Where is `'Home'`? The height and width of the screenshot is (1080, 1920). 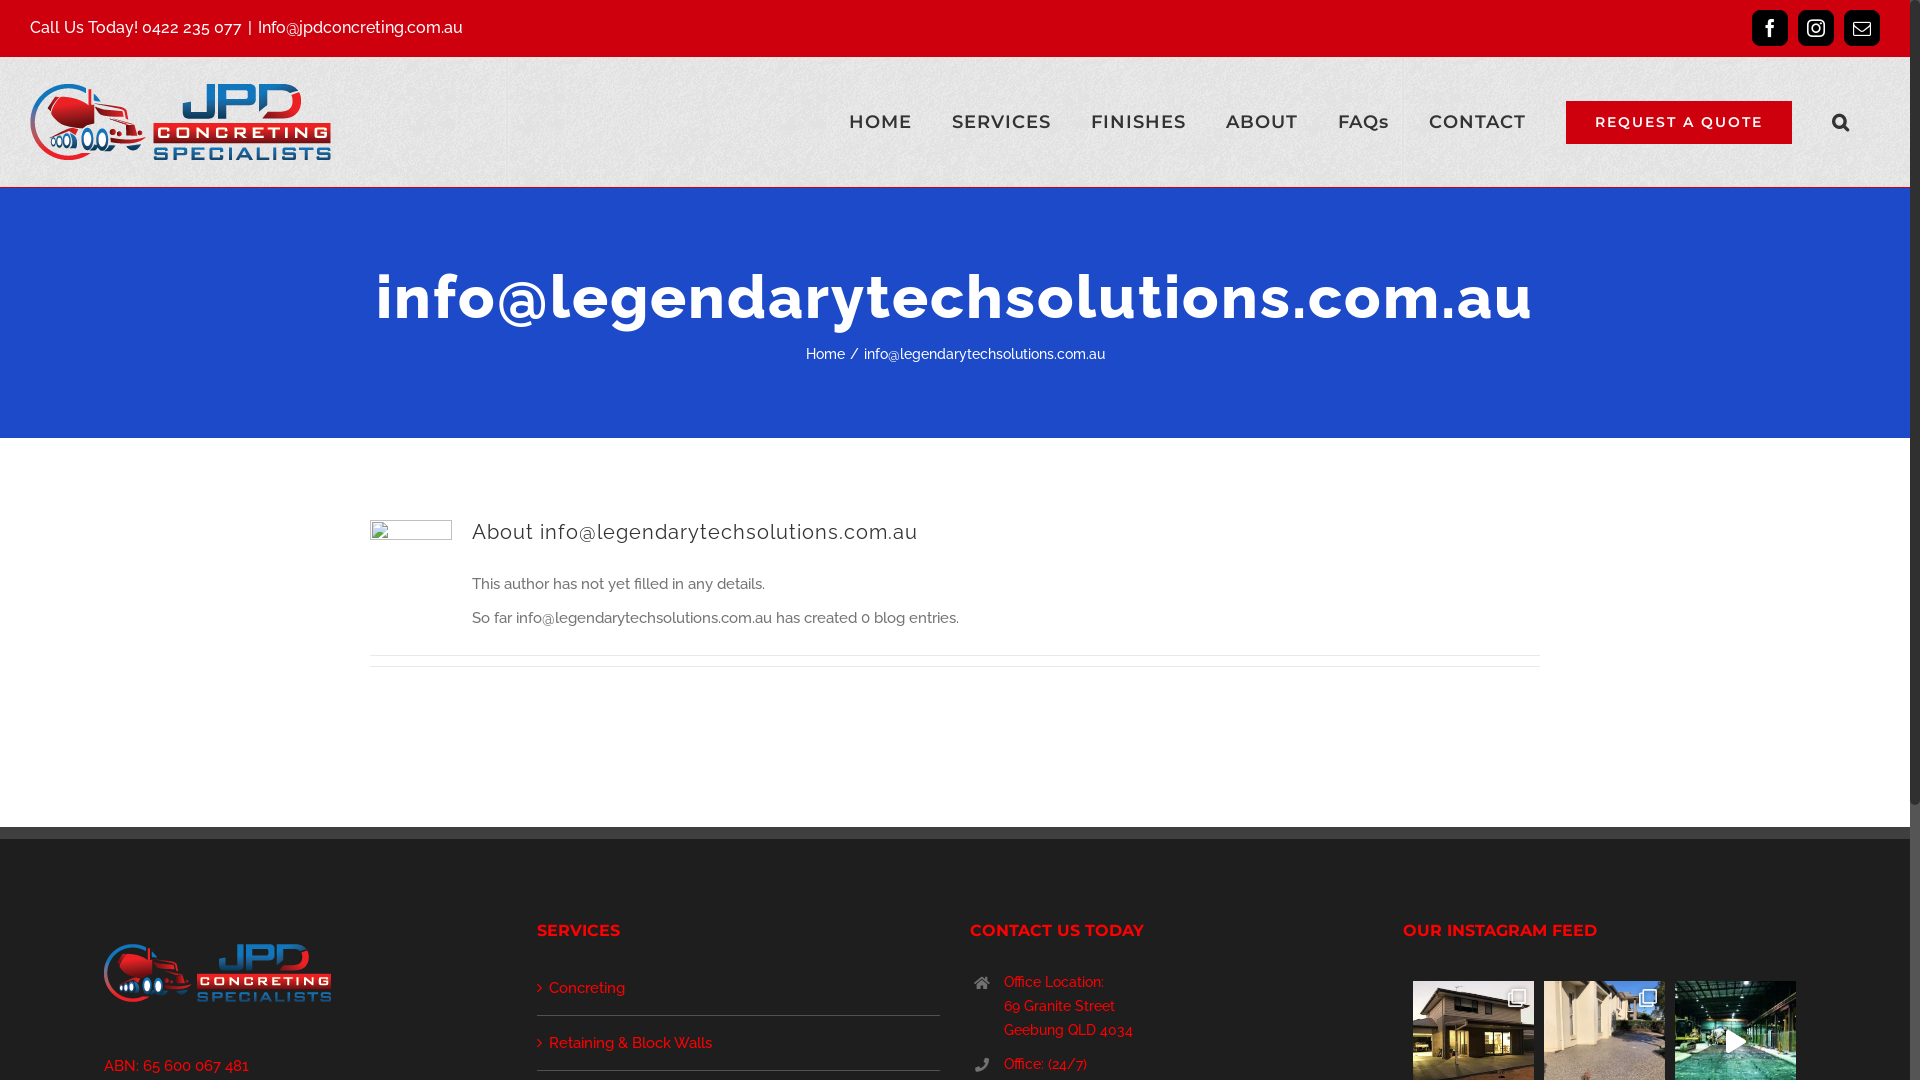 'Home' is located at coordinates (825, 353).